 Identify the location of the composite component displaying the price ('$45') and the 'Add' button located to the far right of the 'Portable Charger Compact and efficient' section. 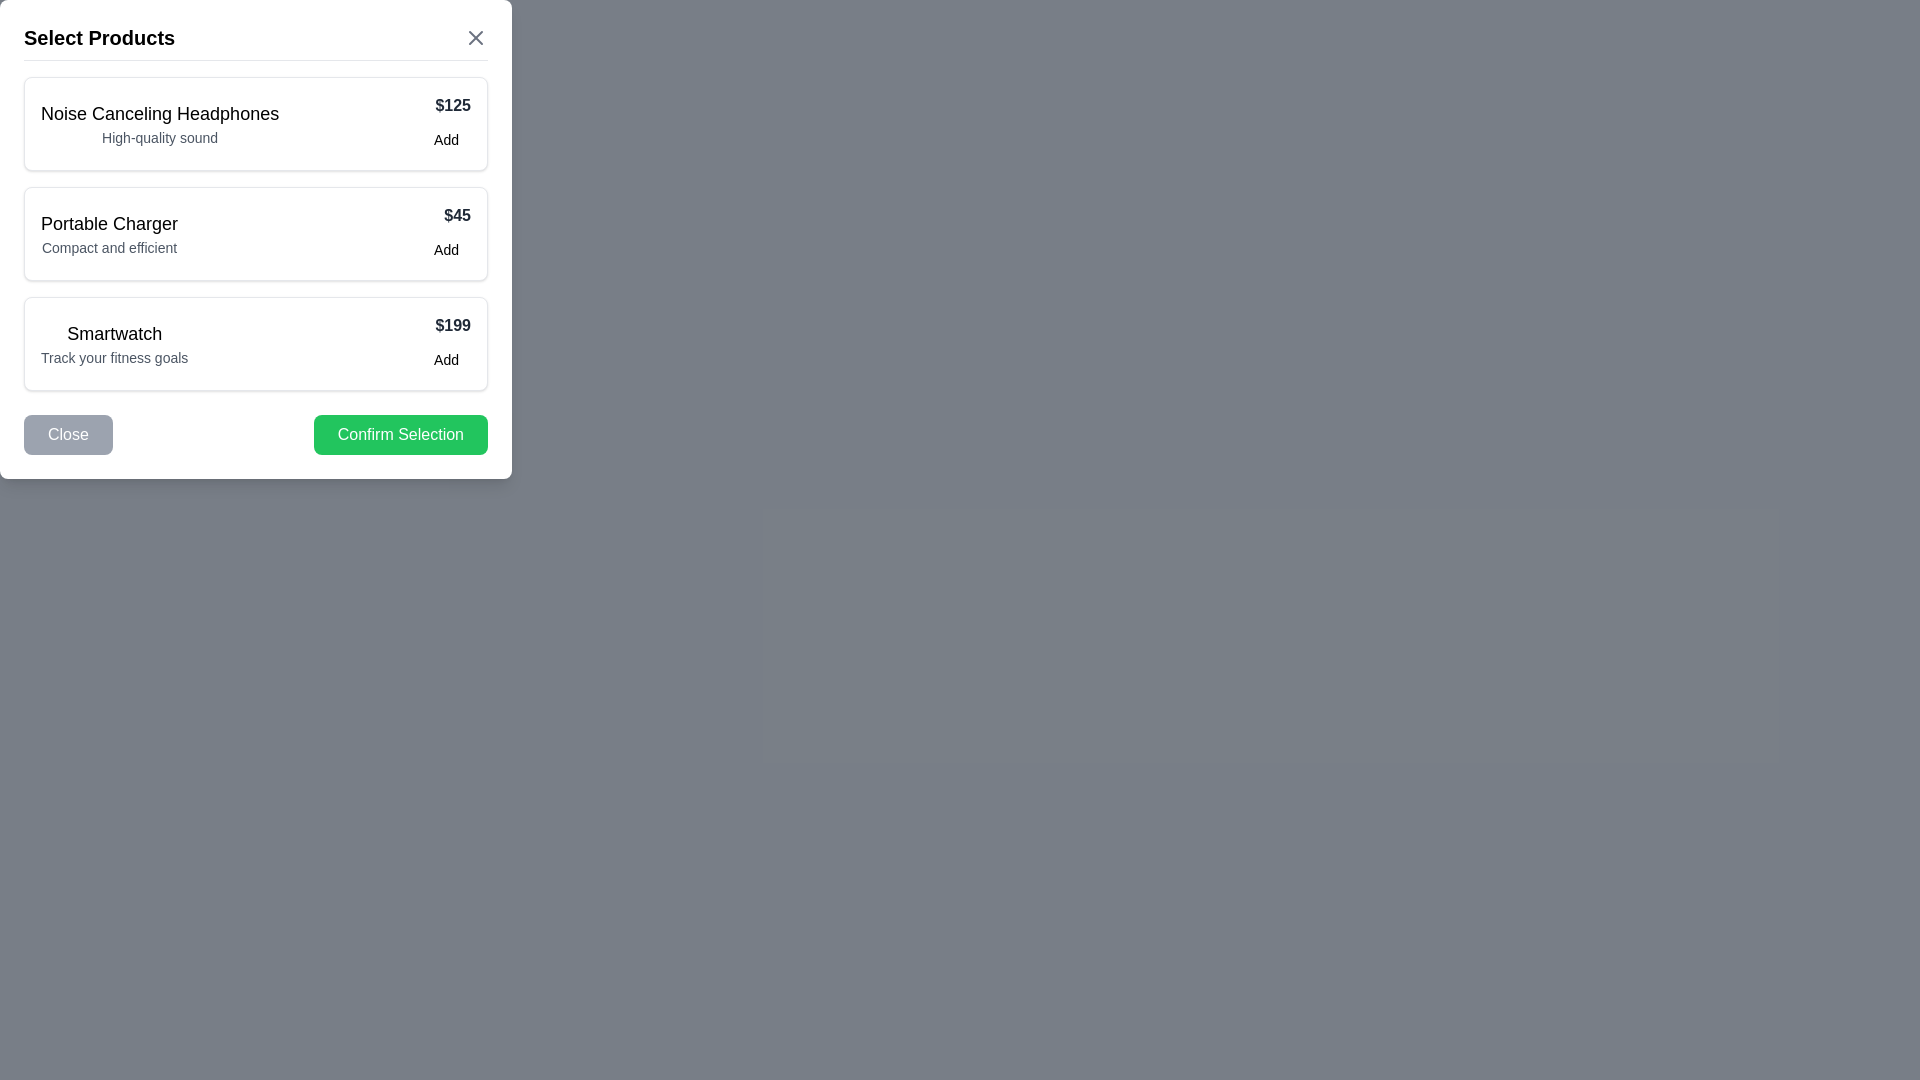
(445, 233).